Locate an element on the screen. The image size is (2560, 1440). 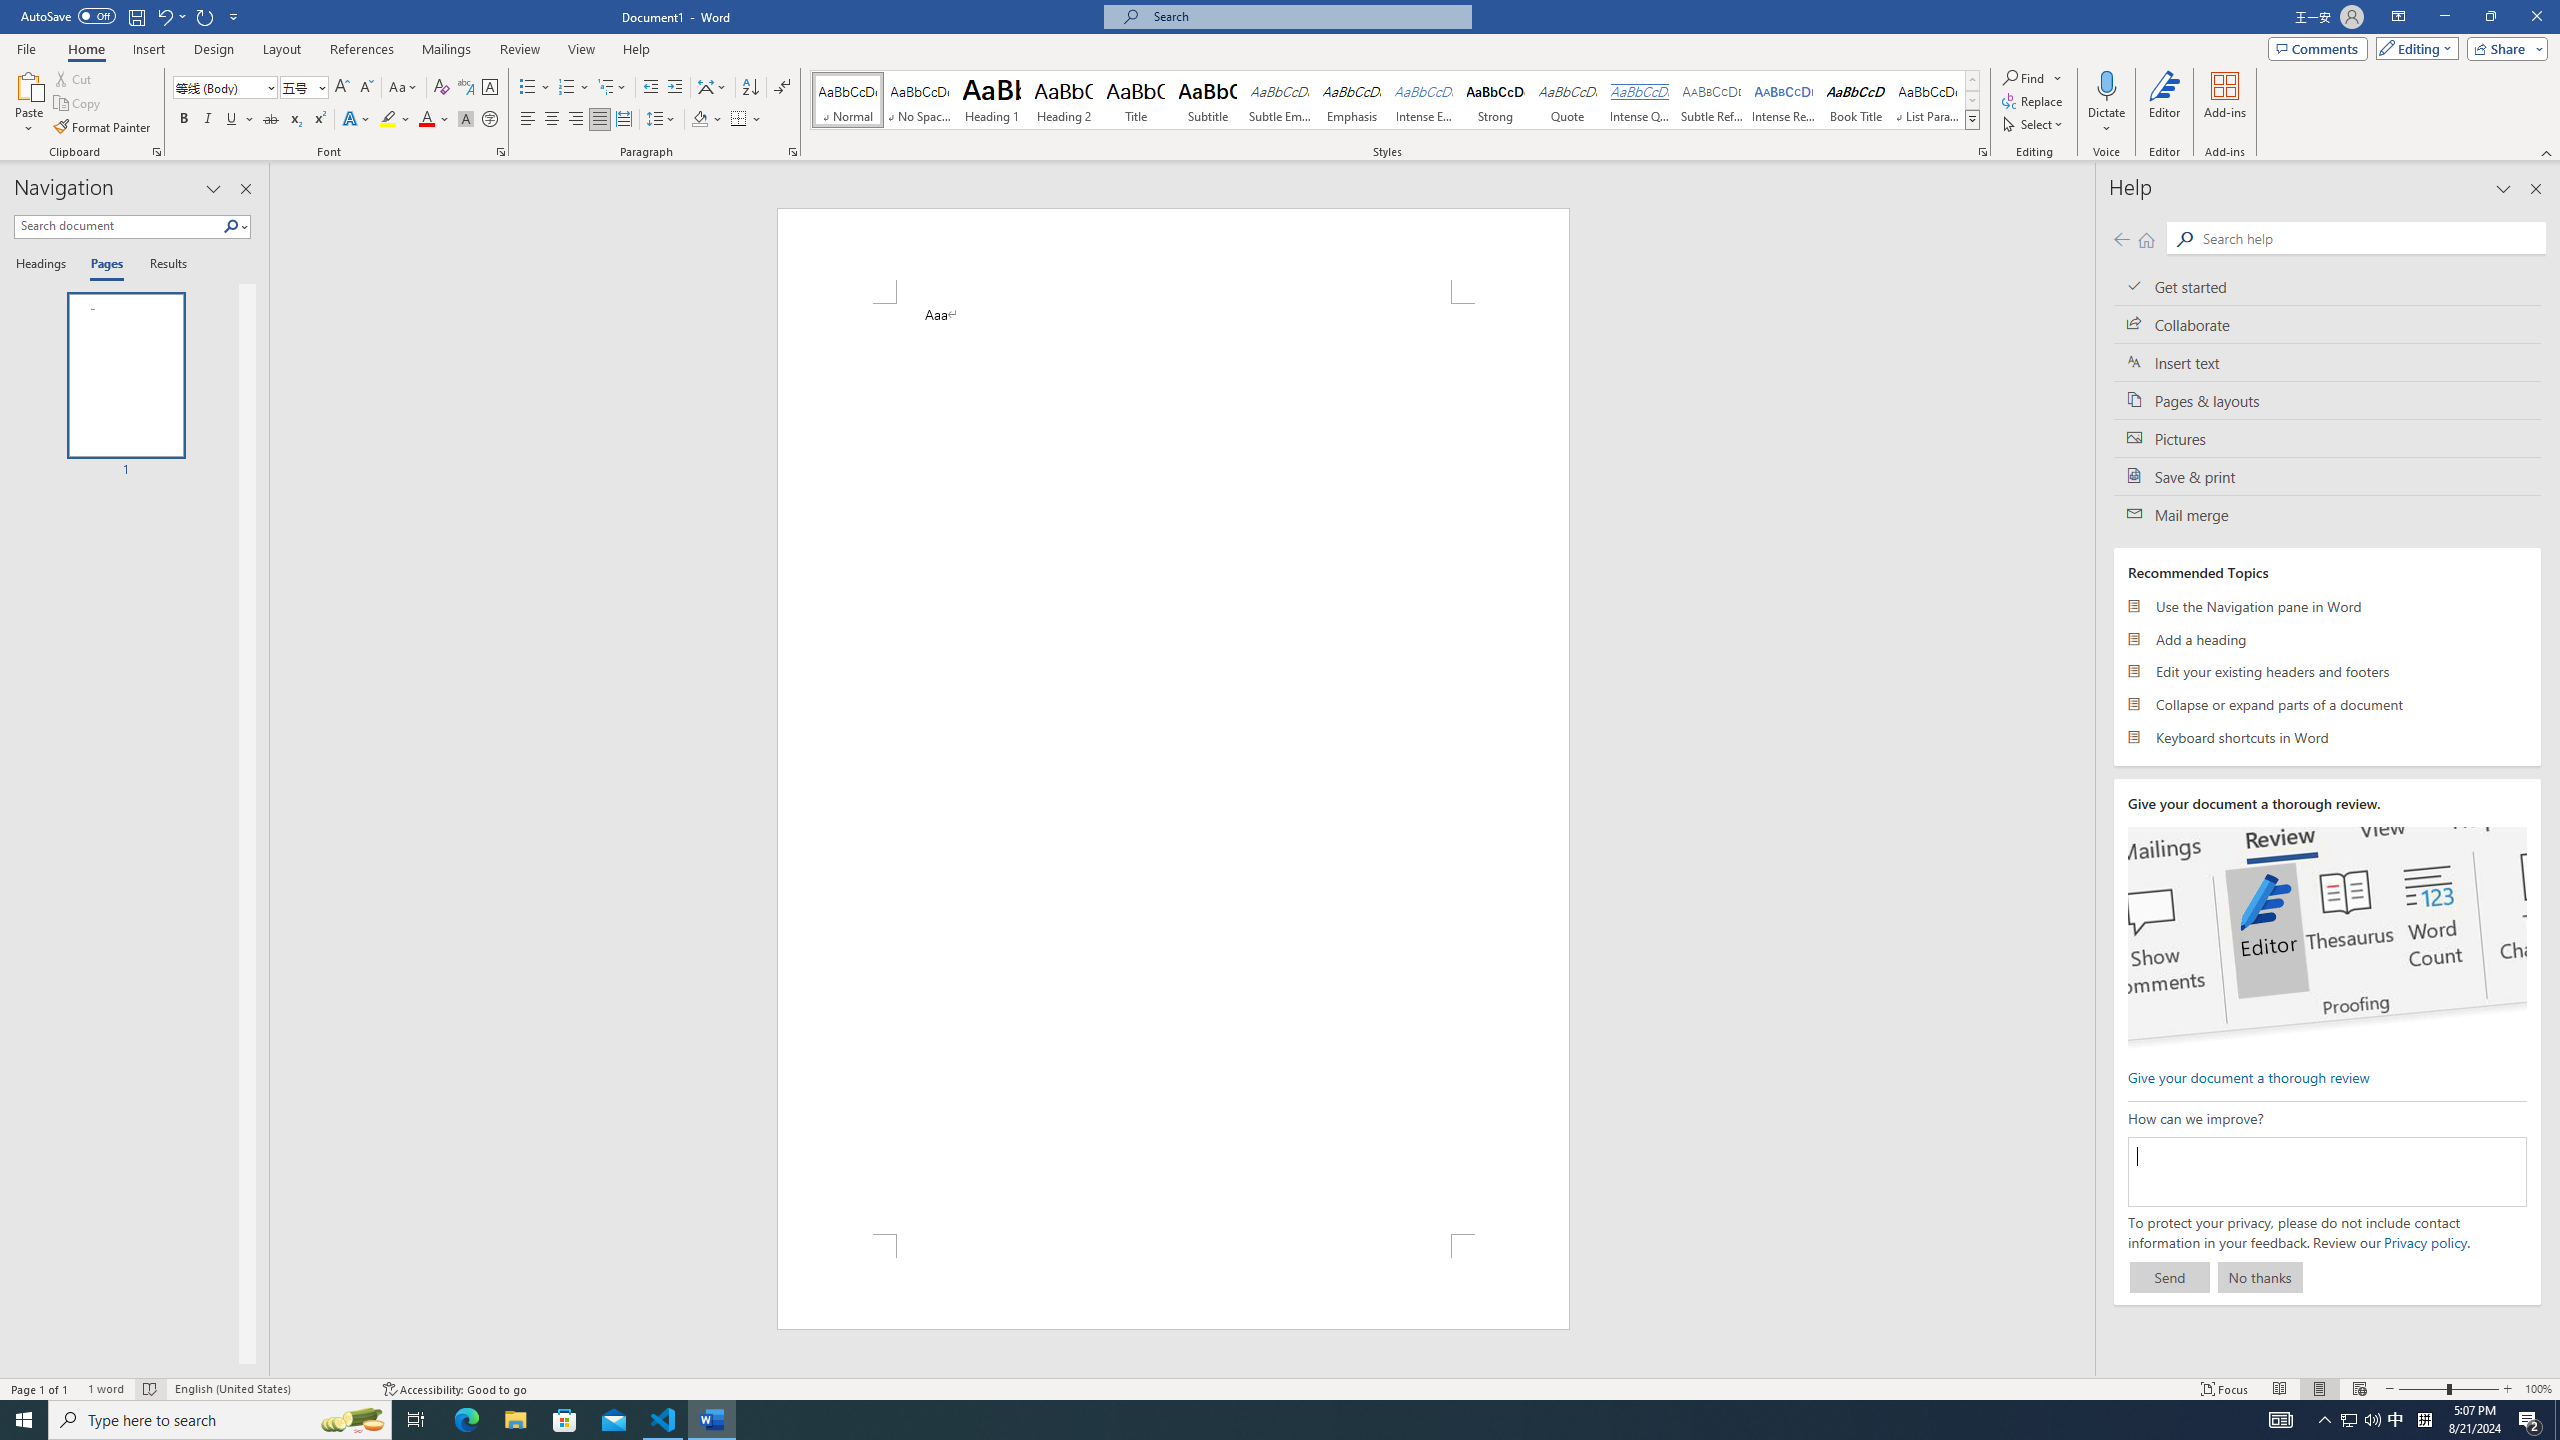
'Subtitle' is located at coordinates (1207, 99).